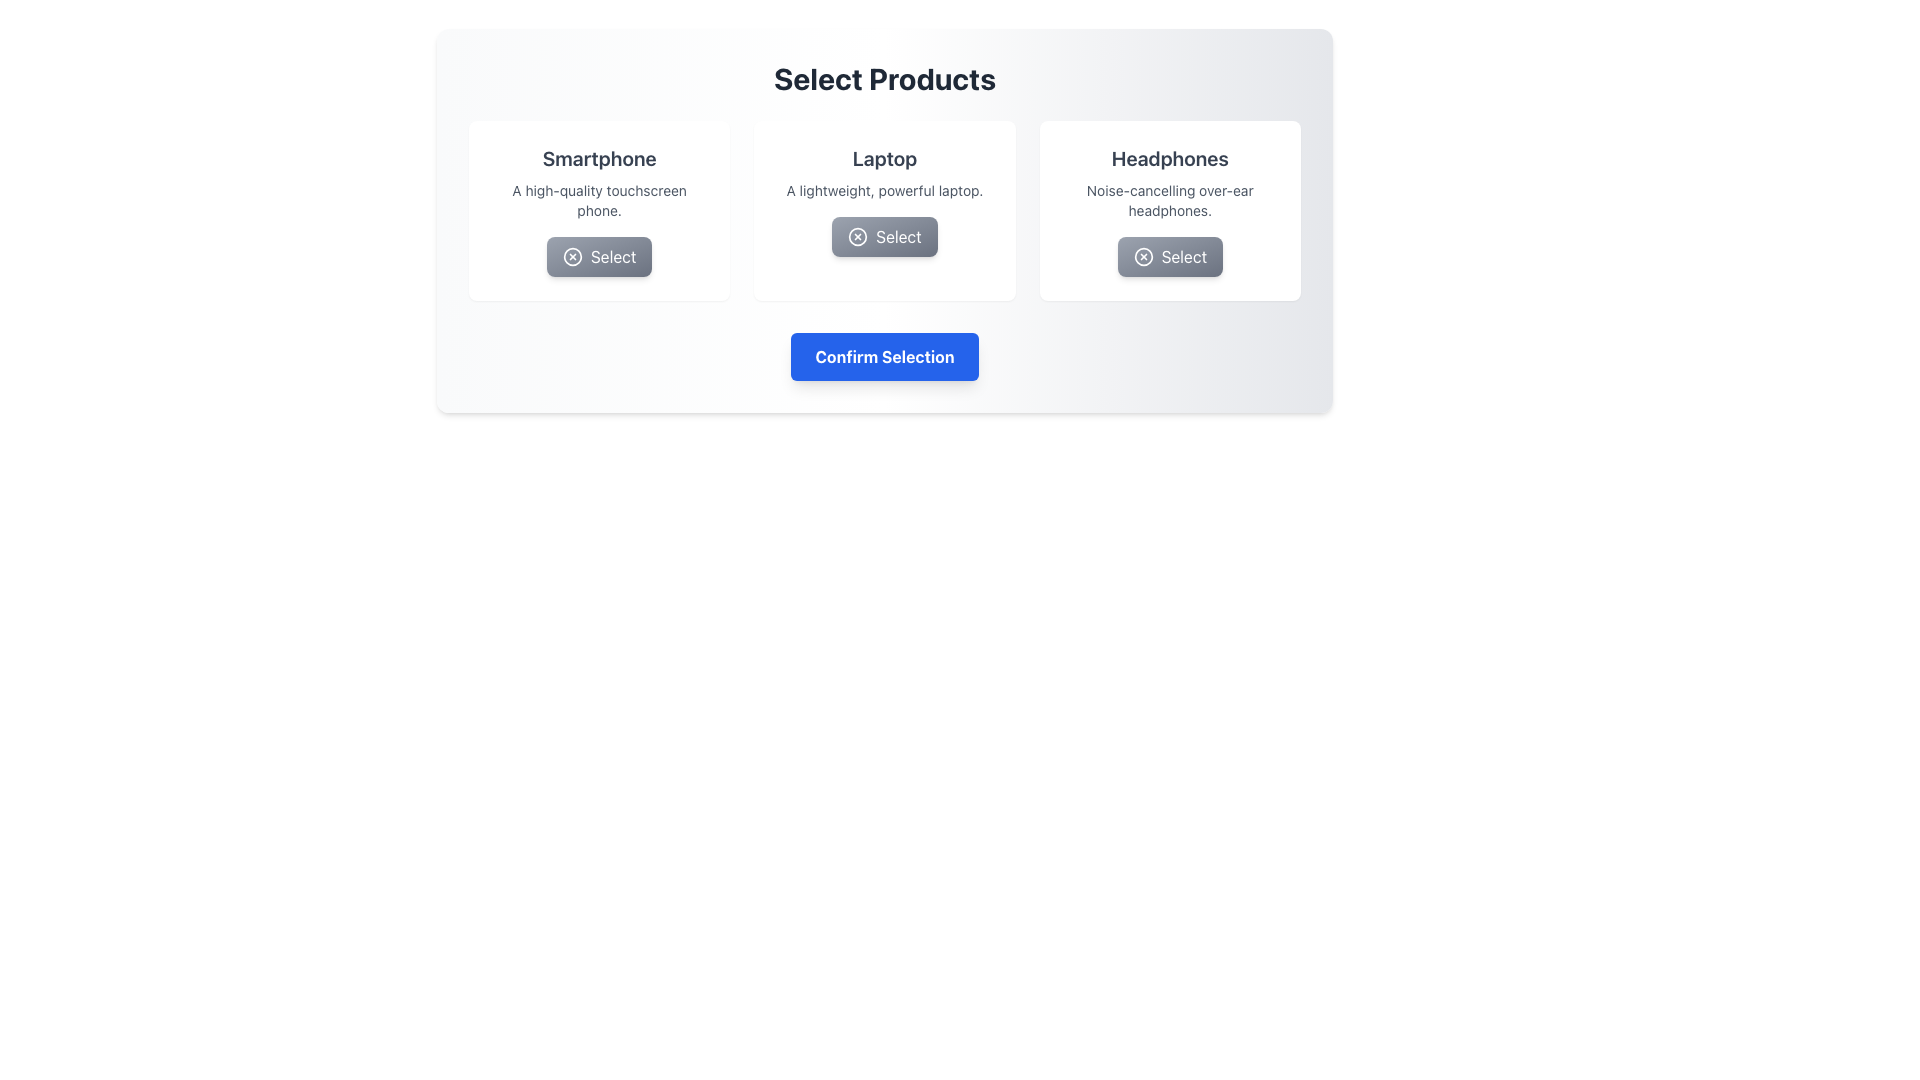 This screenshot has height=1080, width=1920. Describe the element at coordinates (571, 256) in the screenshot. I see `the icon with a thin circular outline and an 'X' symbol, located within the 'Select' button under the 'Smartphone' card` at that location.